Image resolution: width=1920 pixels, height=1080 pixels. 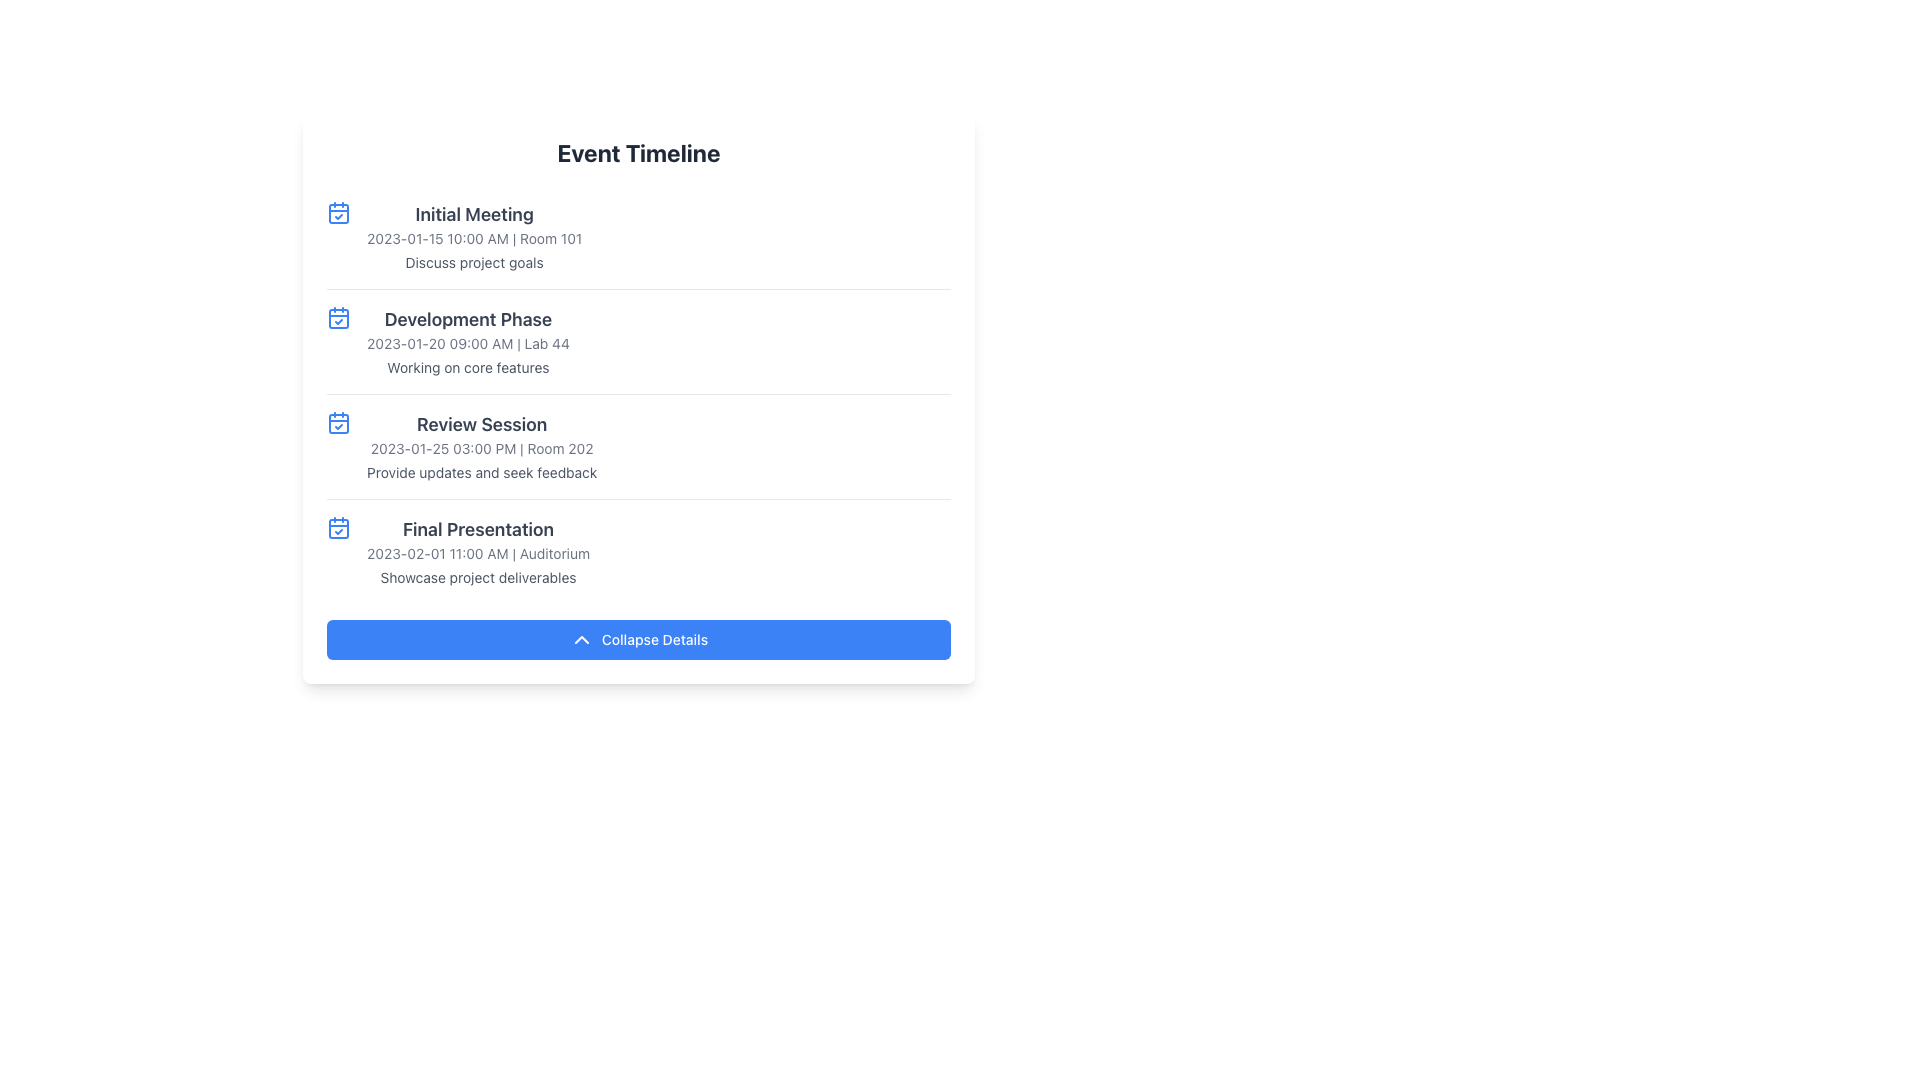 I want to click on the calendar icon with a checkmark styled in blue, located next to the 'Initial Meeting' entry in the vertical event timeline, so click(x=339, y=212).